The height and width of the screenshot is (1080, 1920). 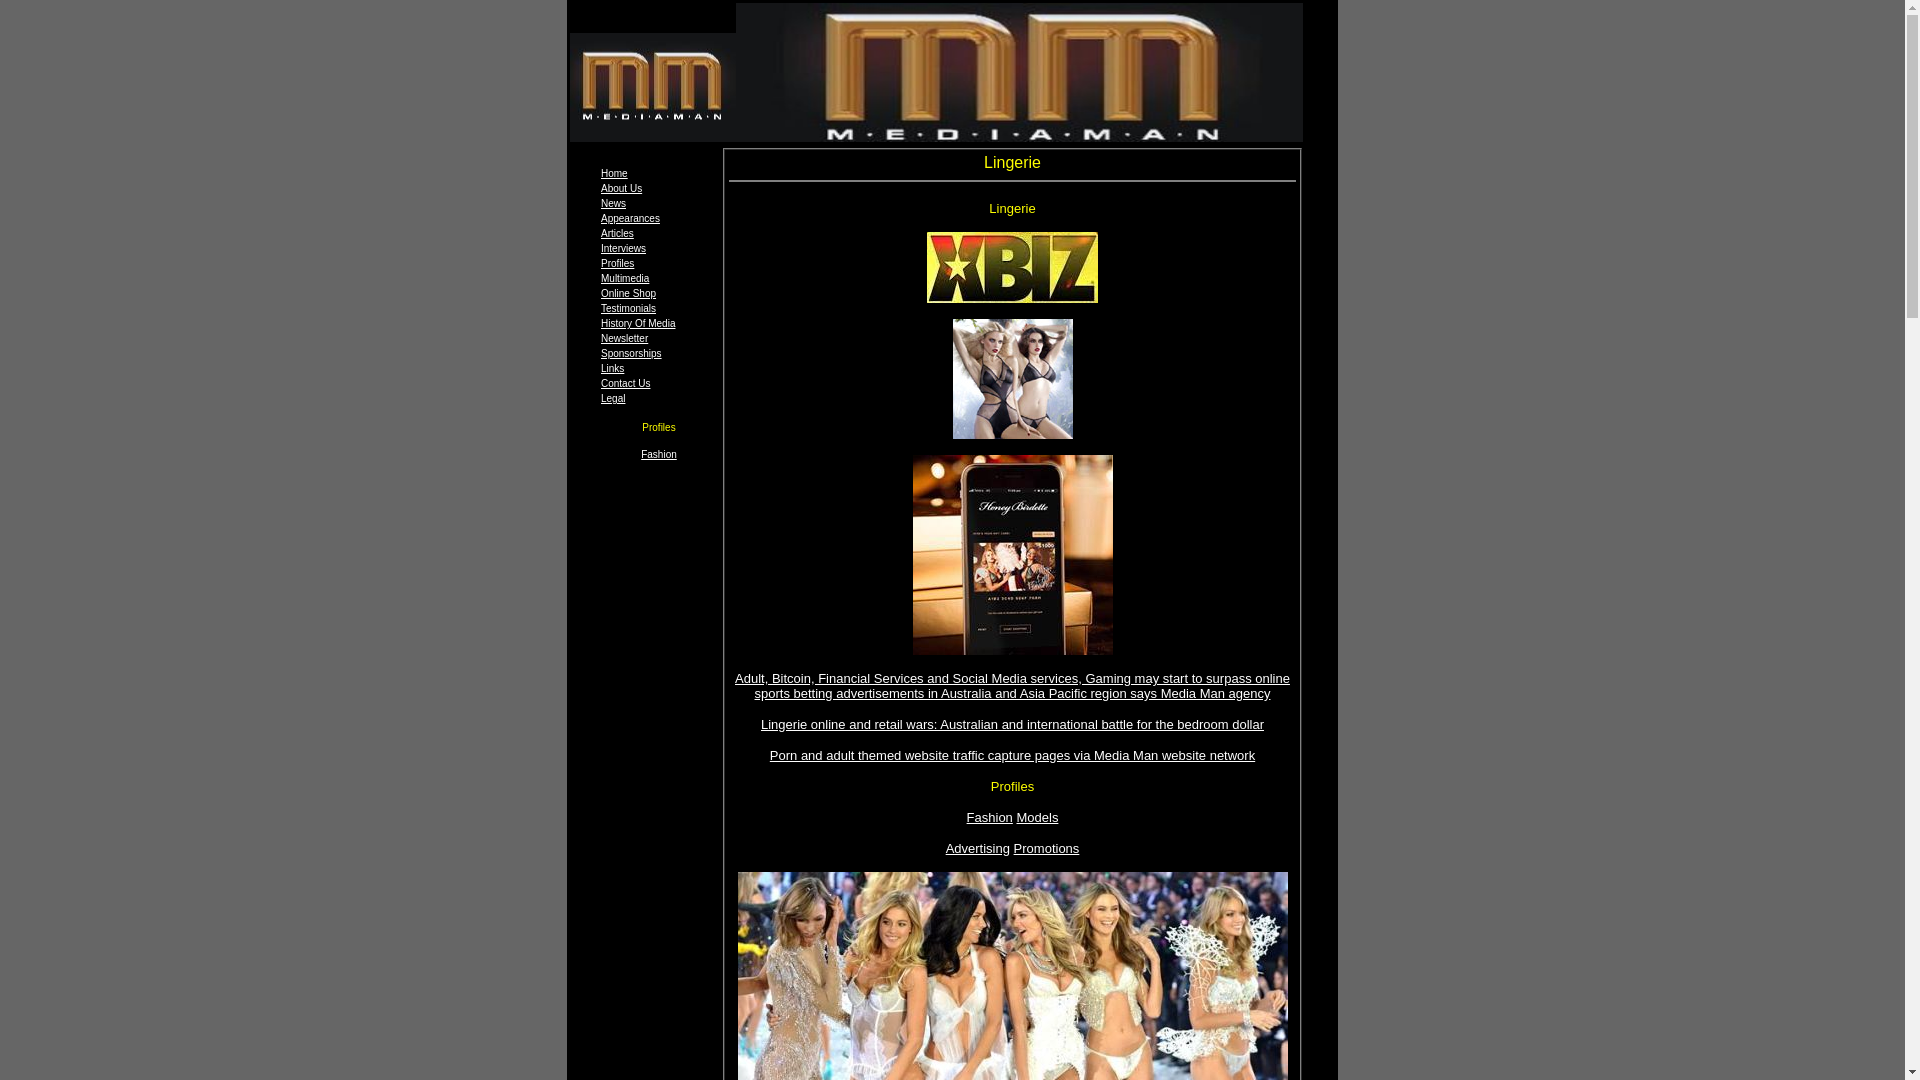 I want to click on 'Profiles', so click(x=616, y=262).